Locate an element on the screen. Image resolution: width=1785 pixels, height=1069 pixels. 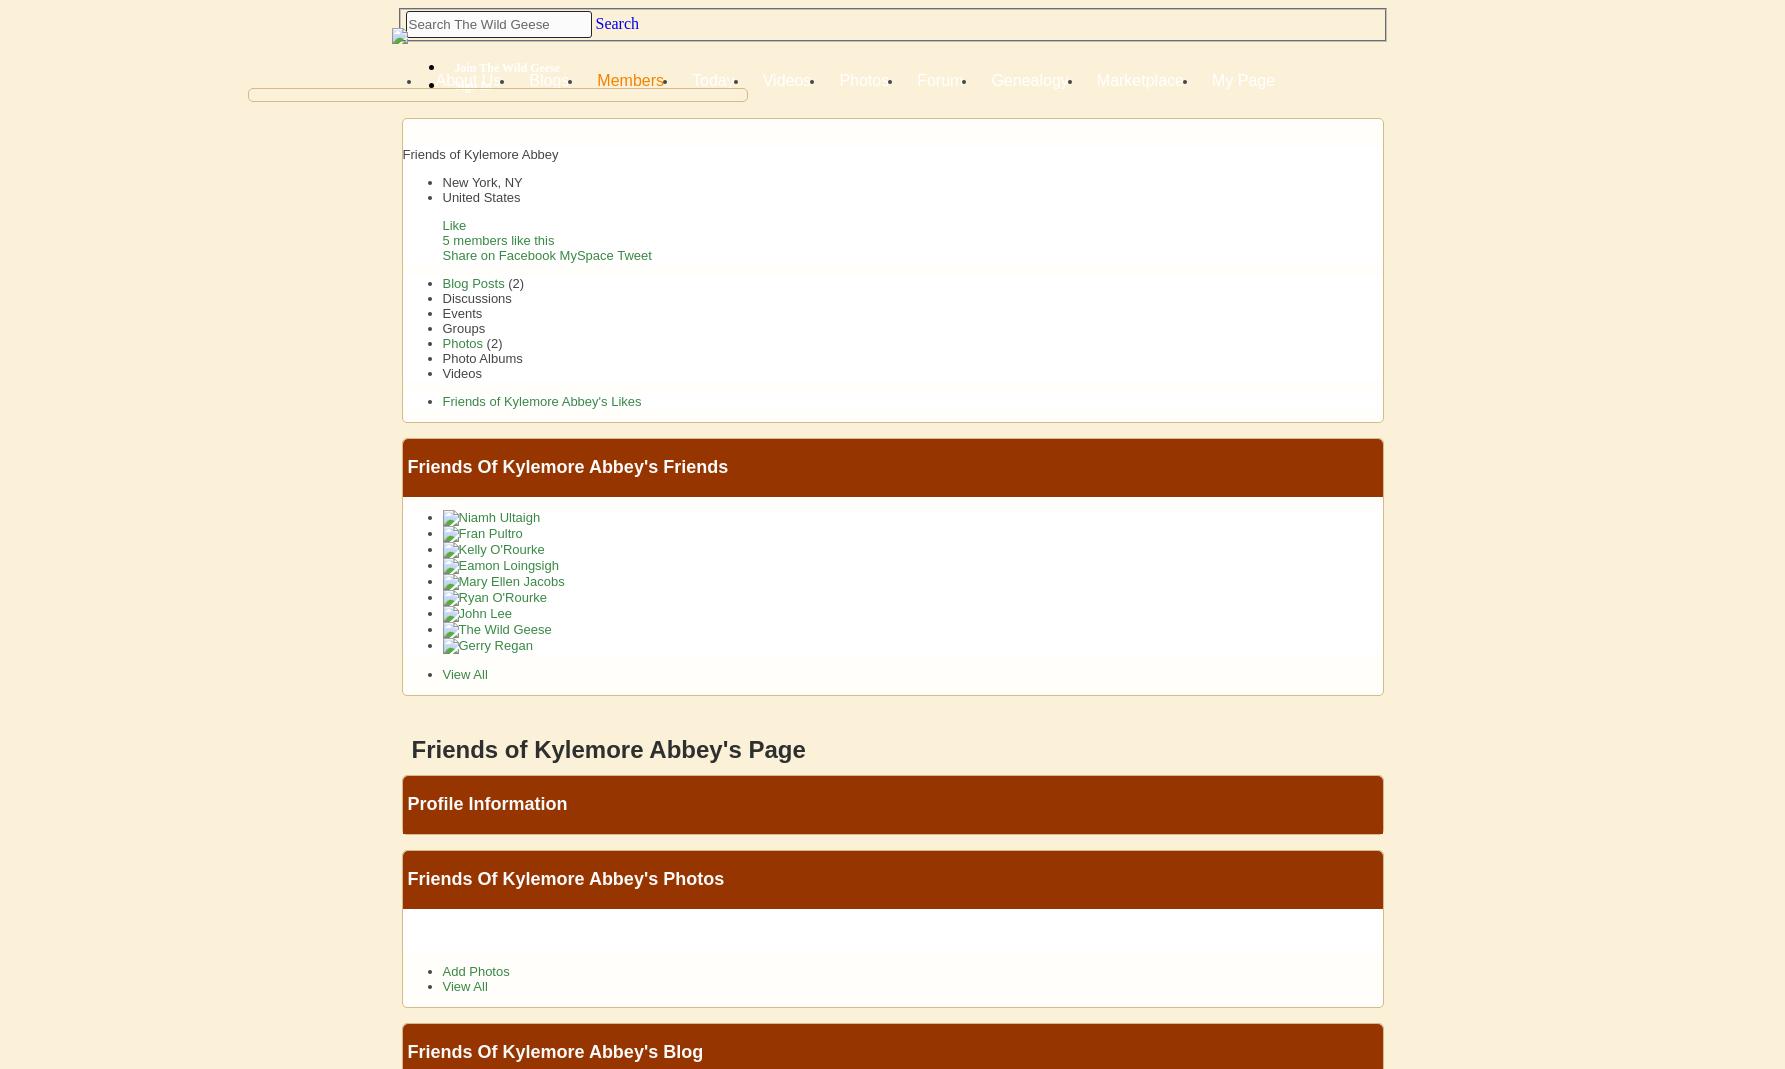
'Add Photos' is located at coordinates (440, 970).